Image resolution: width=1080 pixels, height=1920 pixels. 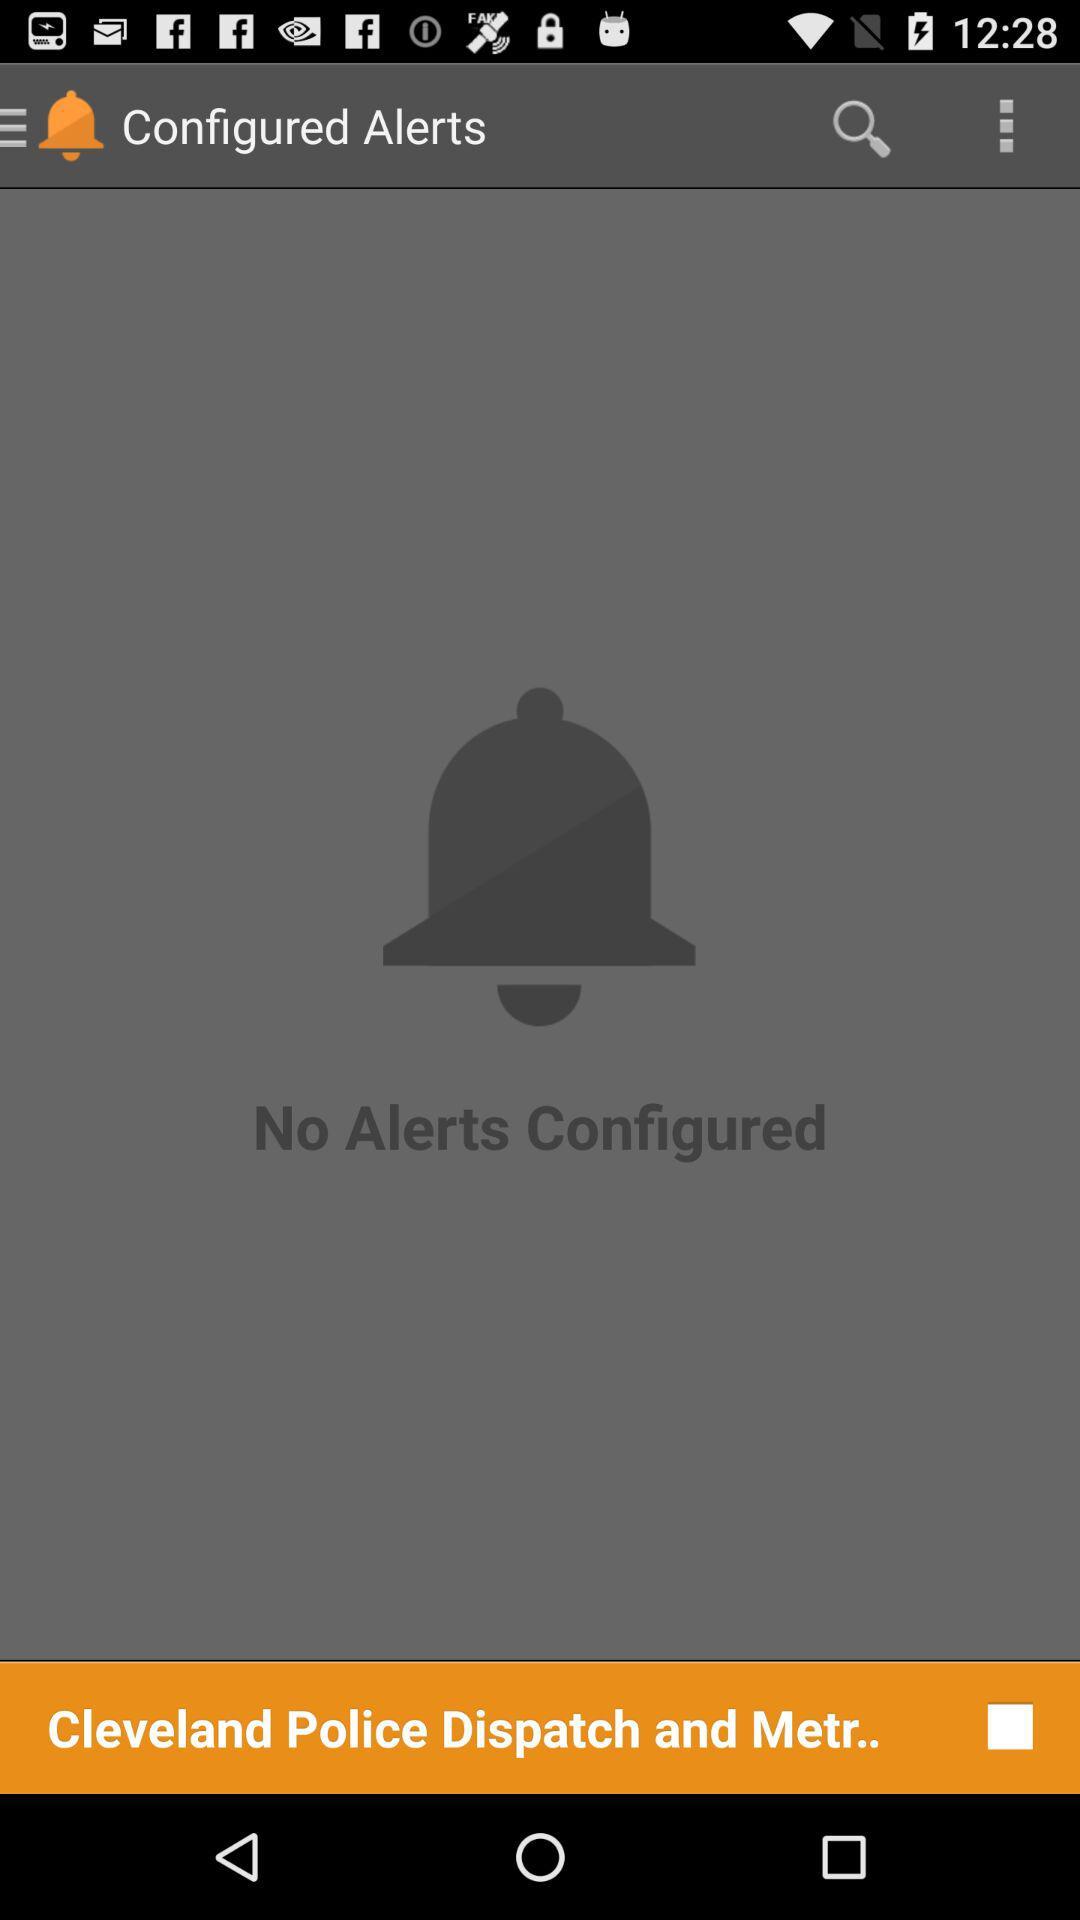 I want to click on the item next to the configured alerts app, so click(x=858, y=124).